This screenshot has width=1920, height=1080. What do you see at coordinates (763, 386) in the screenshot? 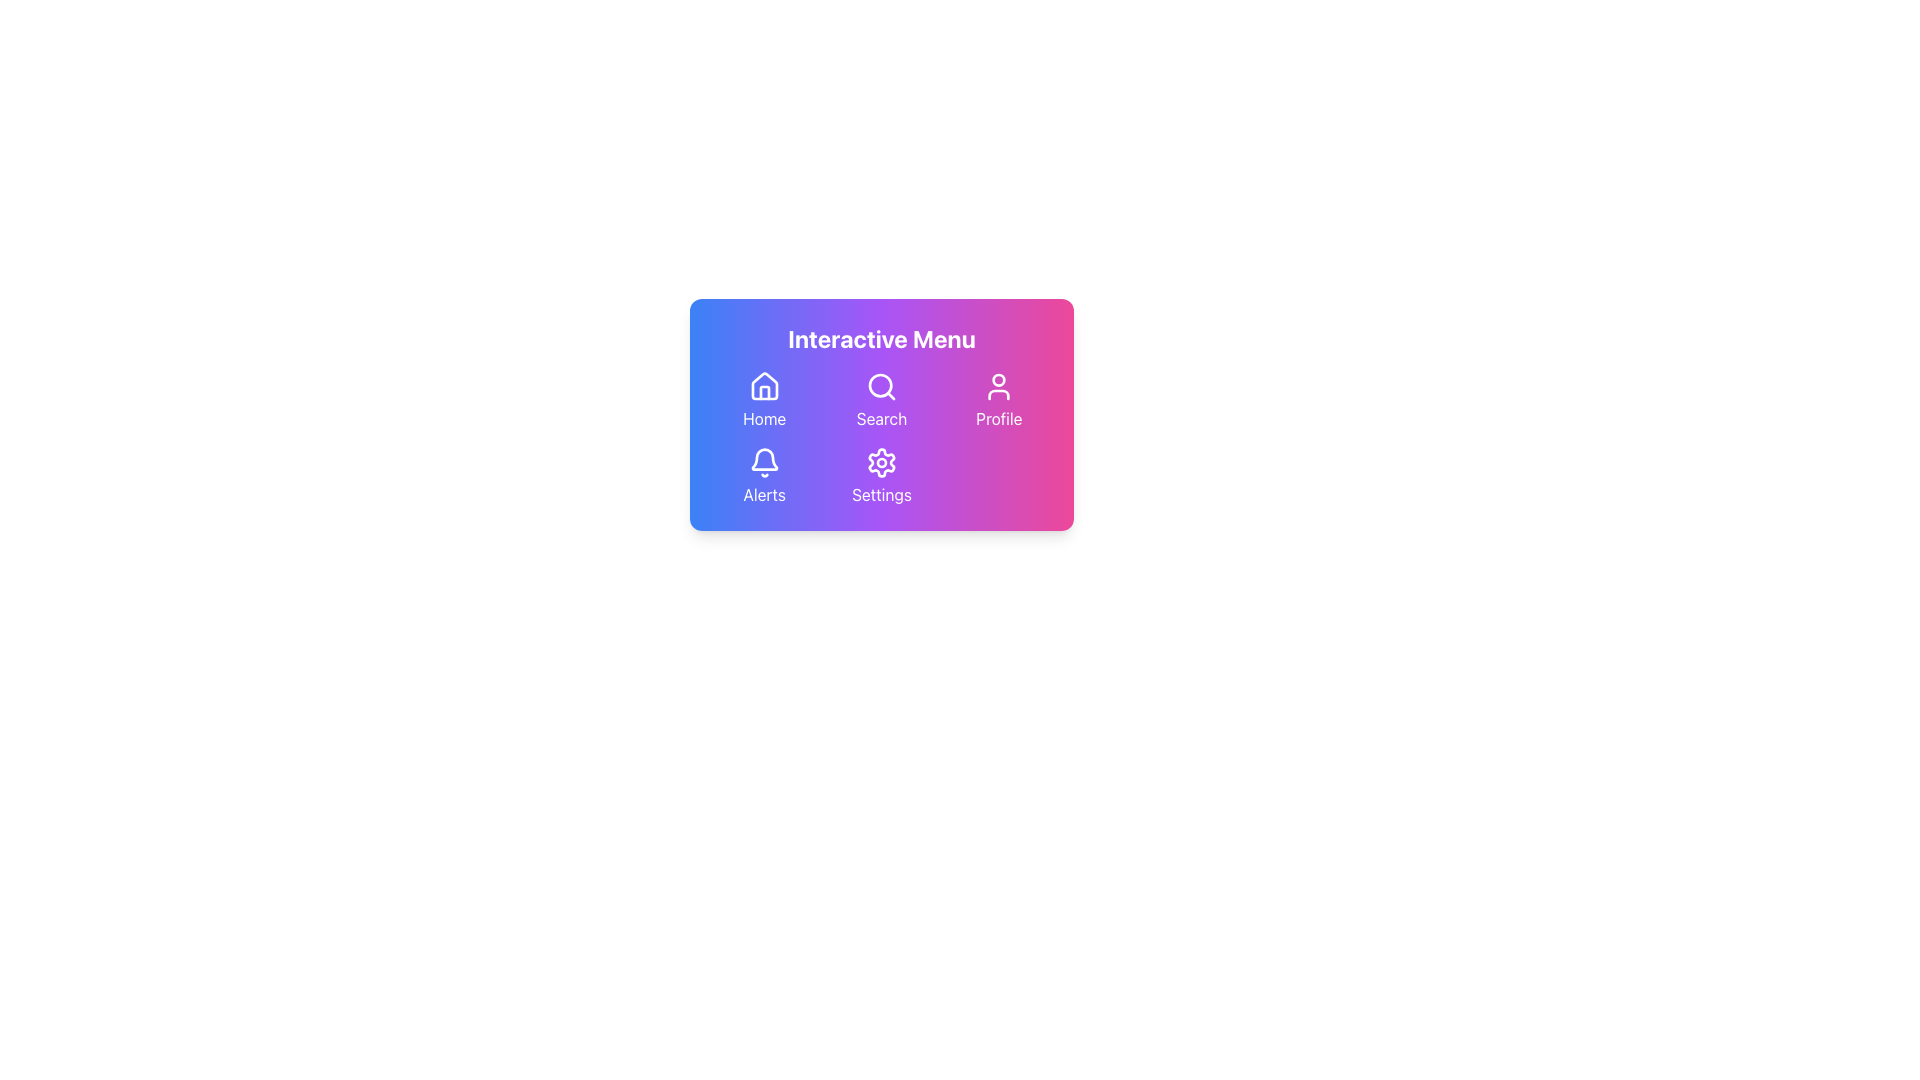
I see `the Vector Icon in the top-left corner of the 'Interactive Menu'` at bounding box center [763, 386].